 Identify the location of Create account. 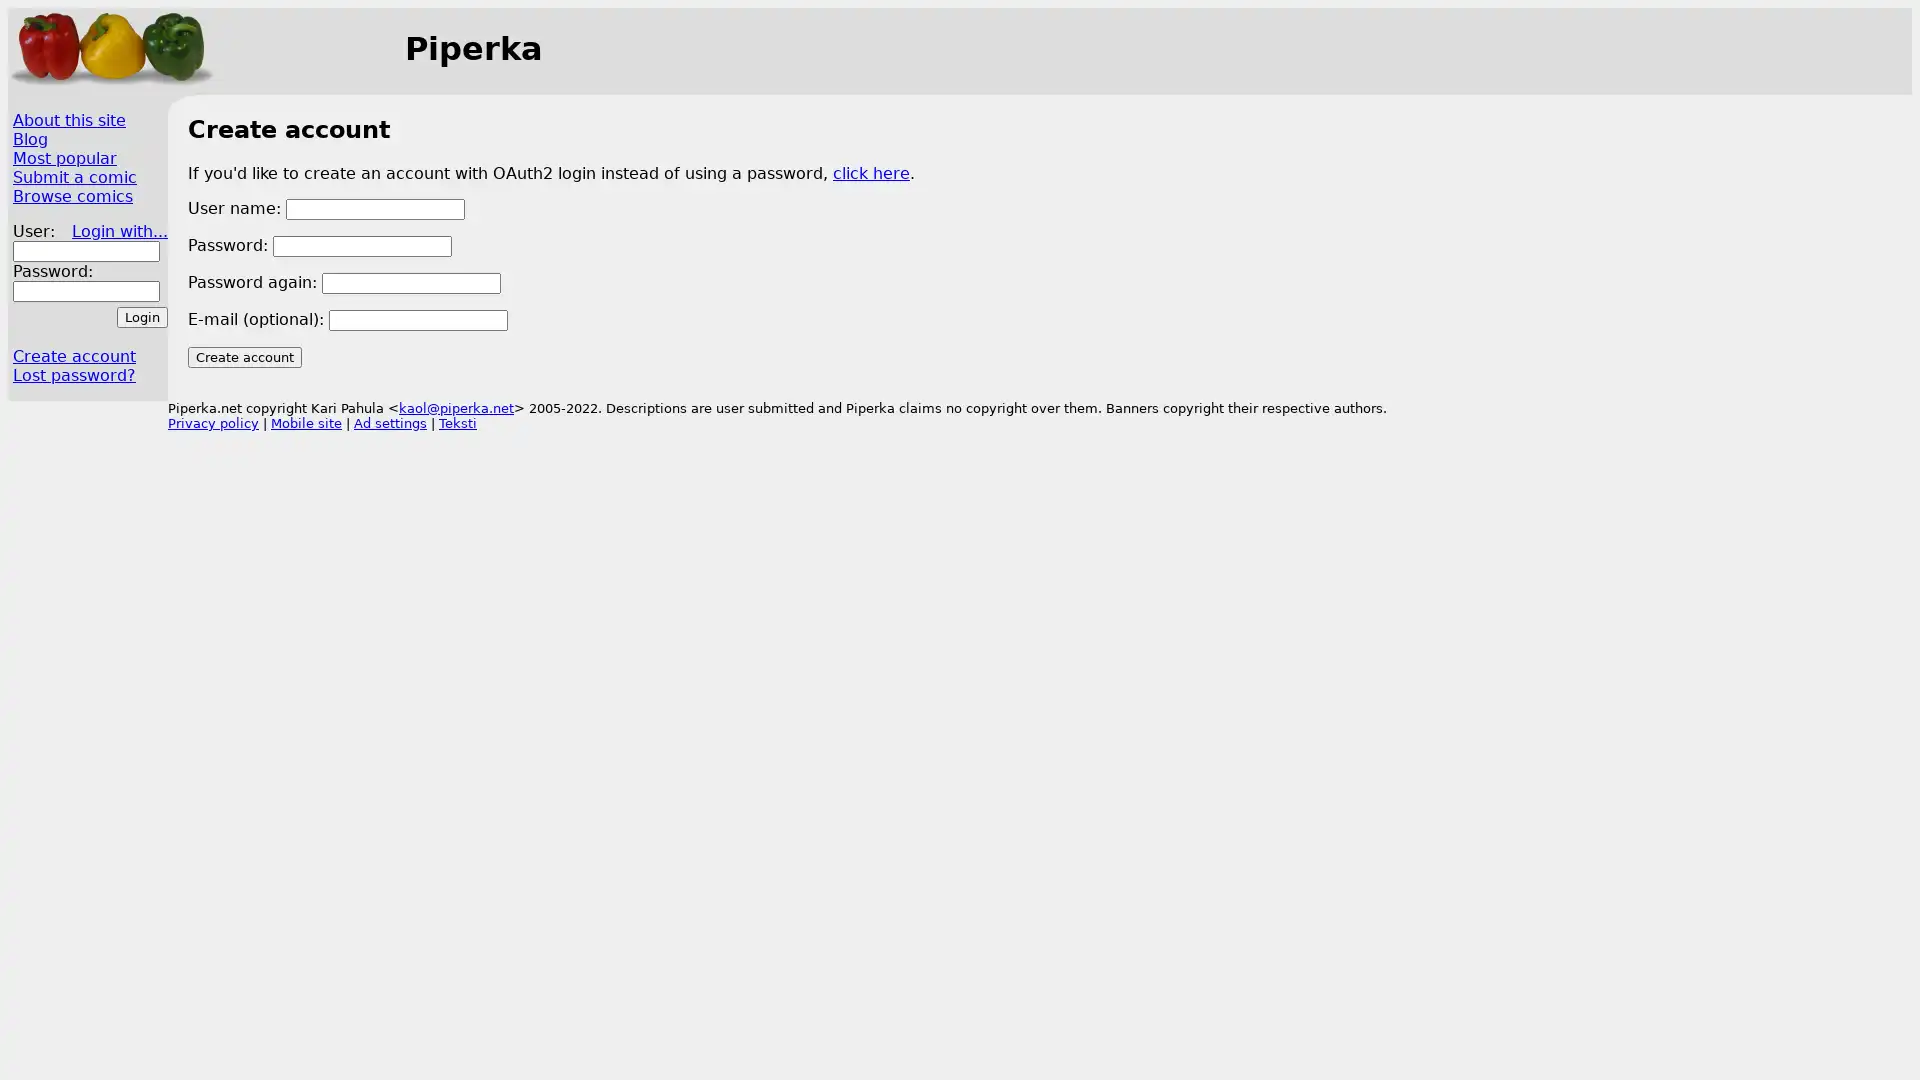
(243, 355).